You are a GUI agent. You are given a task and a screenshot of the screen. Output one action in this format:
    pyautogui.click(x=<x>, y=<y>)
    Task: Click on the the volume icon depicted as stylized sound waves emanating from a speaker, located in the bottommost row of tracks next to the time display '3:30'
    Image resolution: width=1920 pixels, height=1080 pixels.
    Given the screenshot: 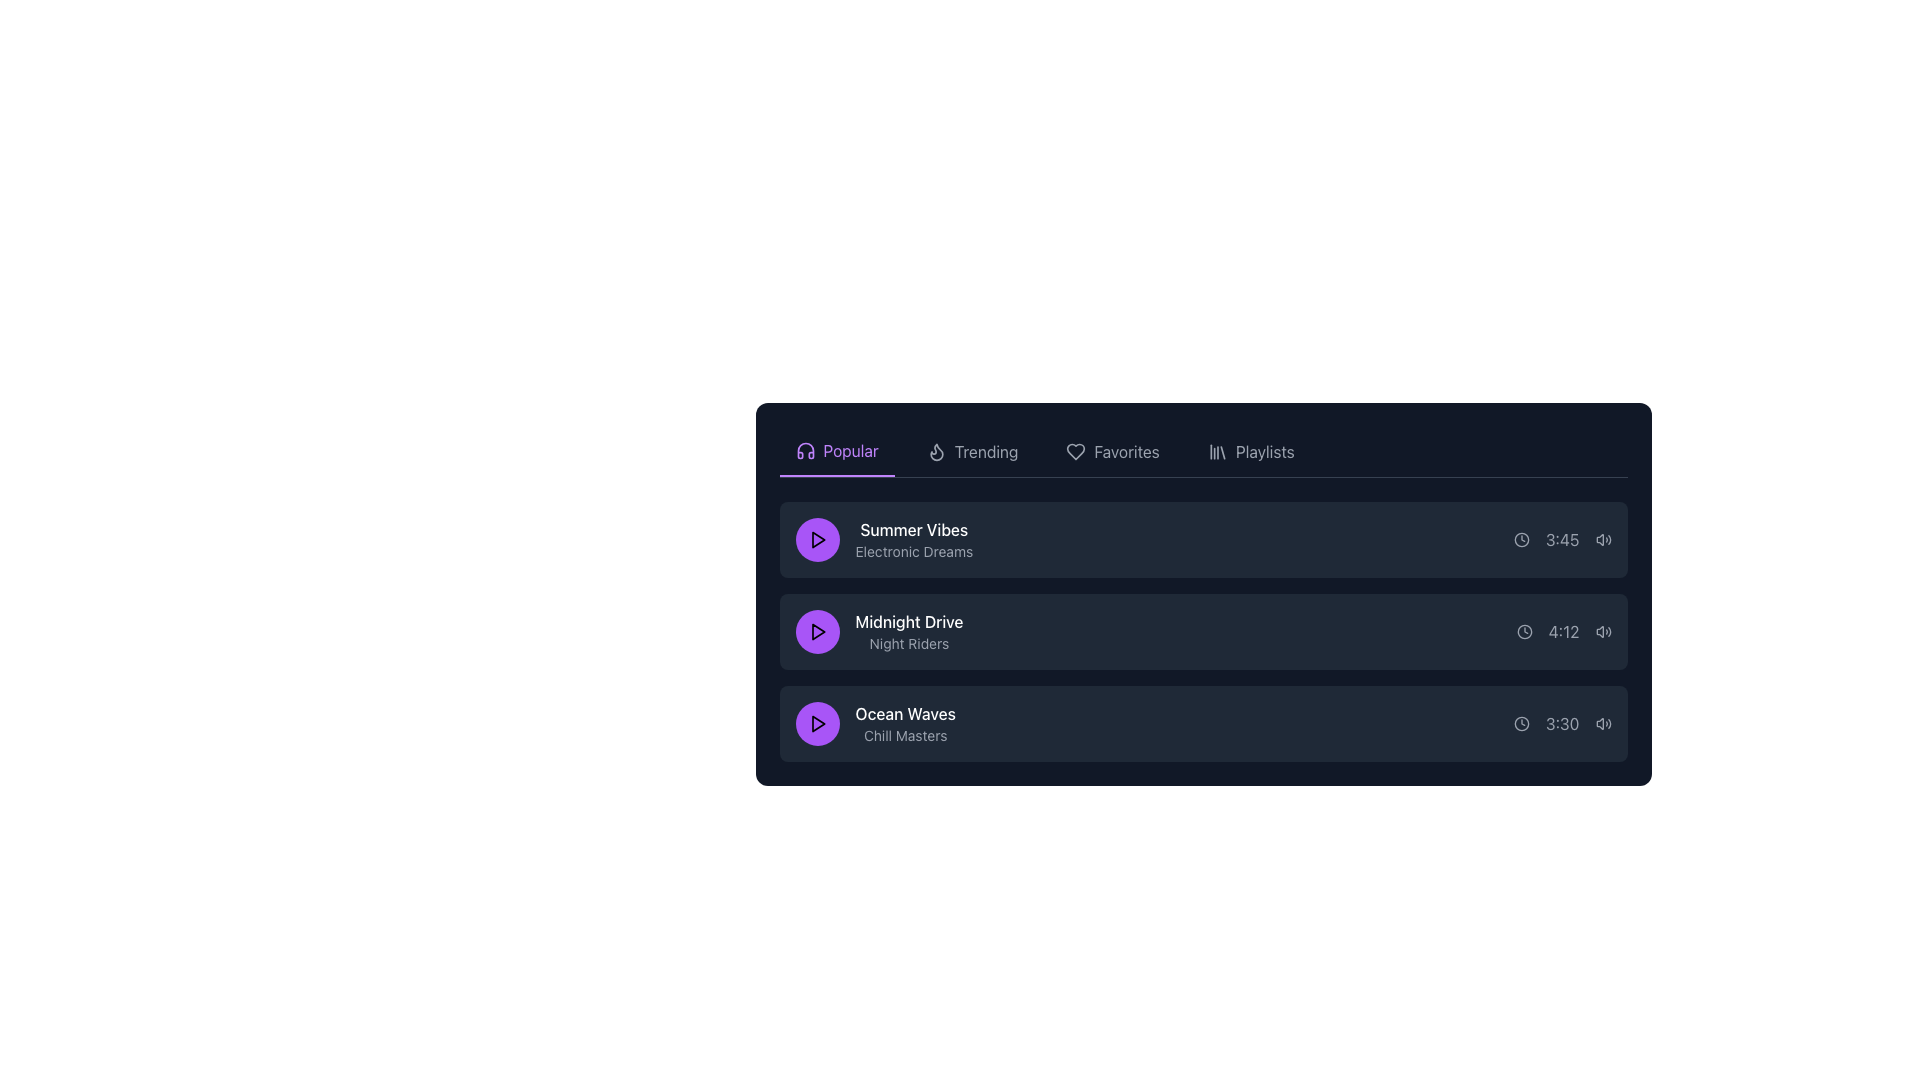 What is the action you would take?
    pyautogui.click(x=1603, y=724)
    